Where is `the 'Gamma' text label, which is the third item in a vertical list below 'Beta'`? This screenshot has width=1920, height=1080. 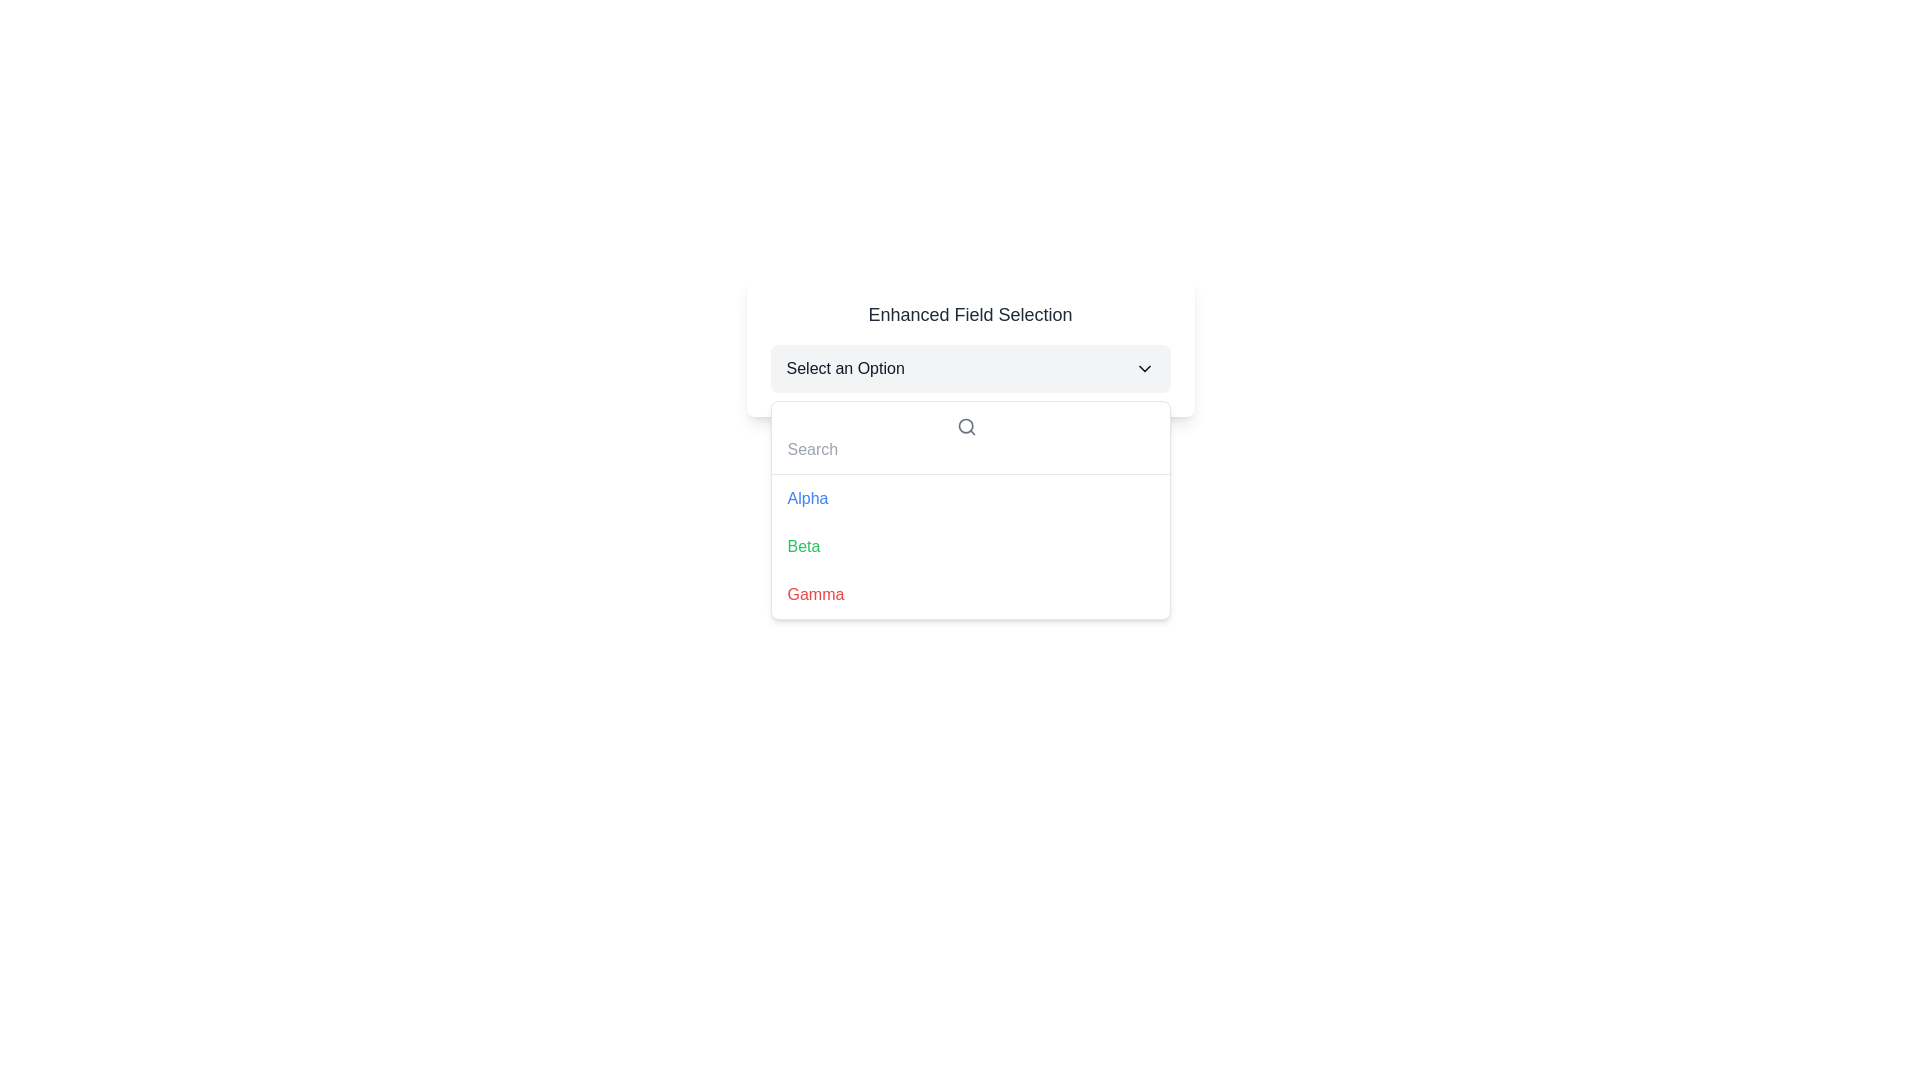 the 'Gamma' text label, which is the third item in a vertical list below 'Beta' is located at coordinates (816, 593).